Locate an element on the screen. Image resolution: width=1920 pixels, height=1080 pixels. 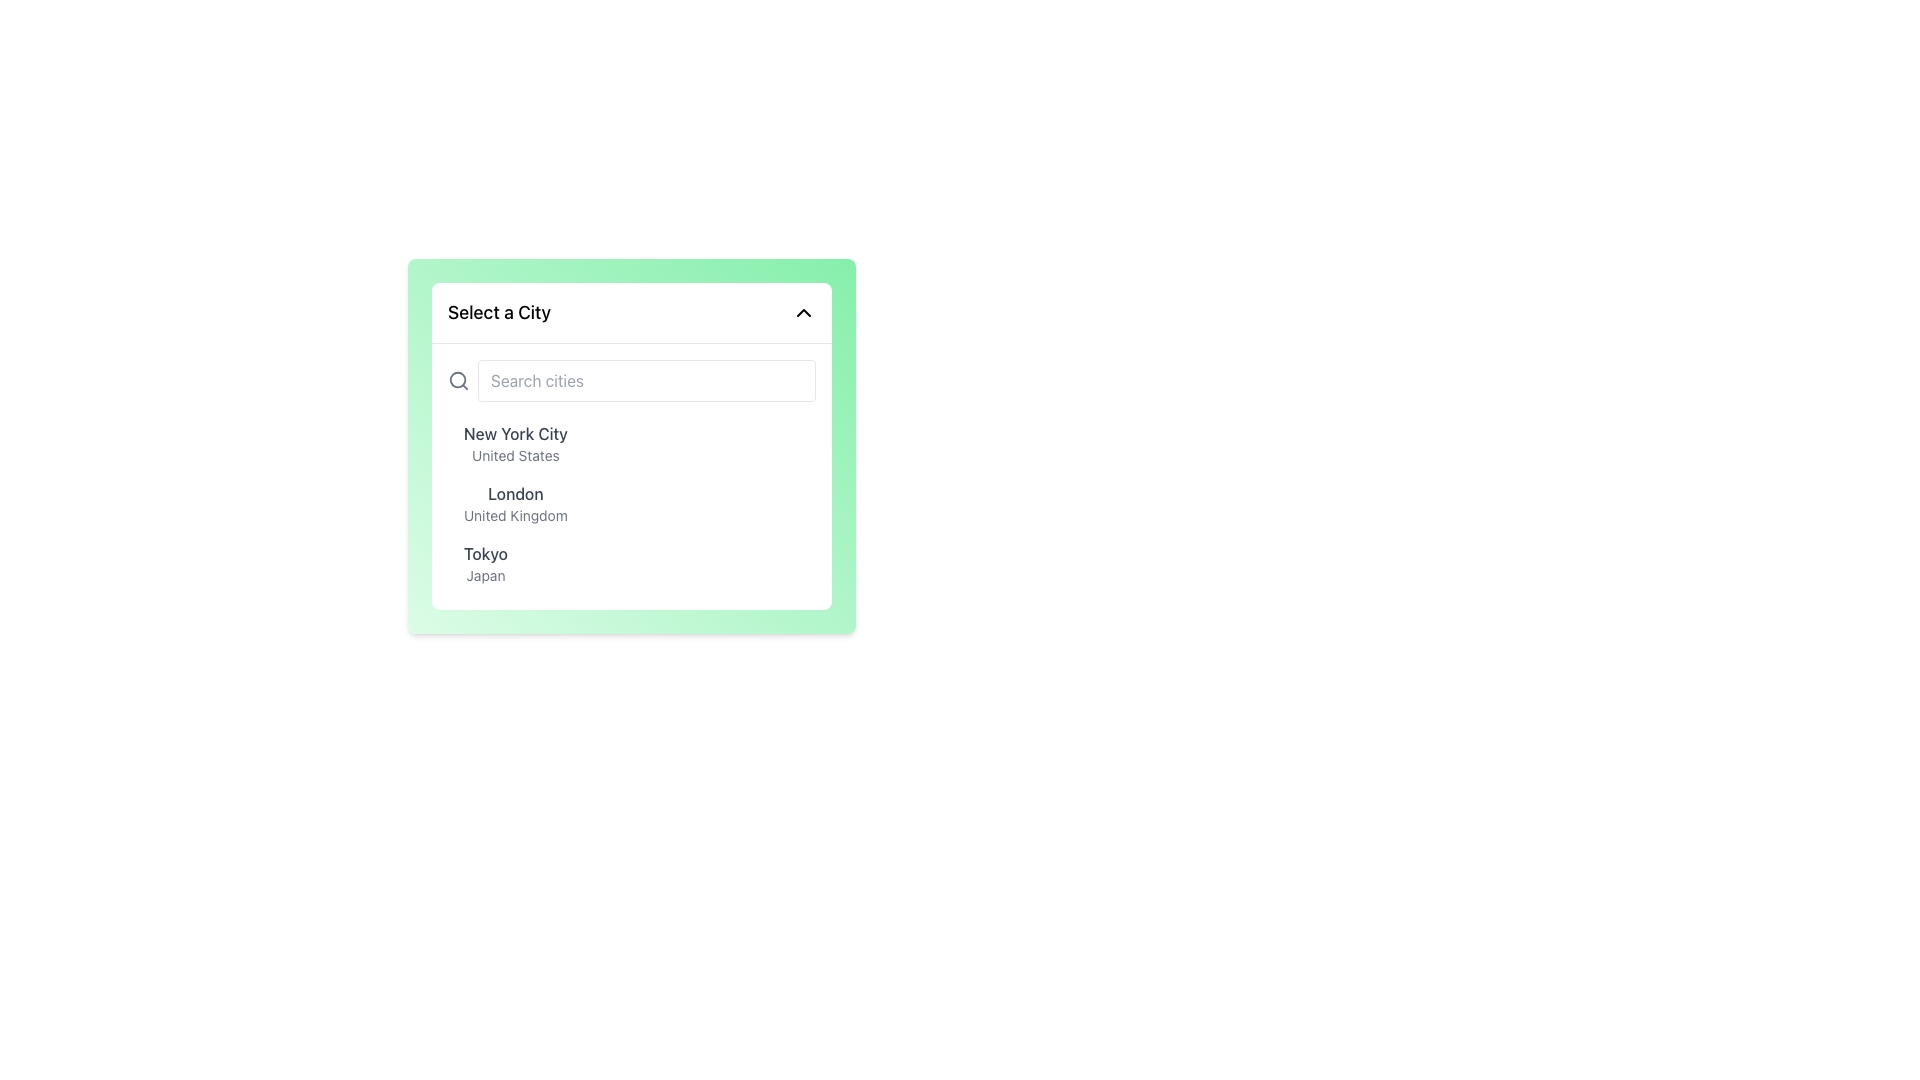
the search icon that represents the search functionality, located immediately to the left of the 'Search cities' text input field is located at coordinates (457, 381).